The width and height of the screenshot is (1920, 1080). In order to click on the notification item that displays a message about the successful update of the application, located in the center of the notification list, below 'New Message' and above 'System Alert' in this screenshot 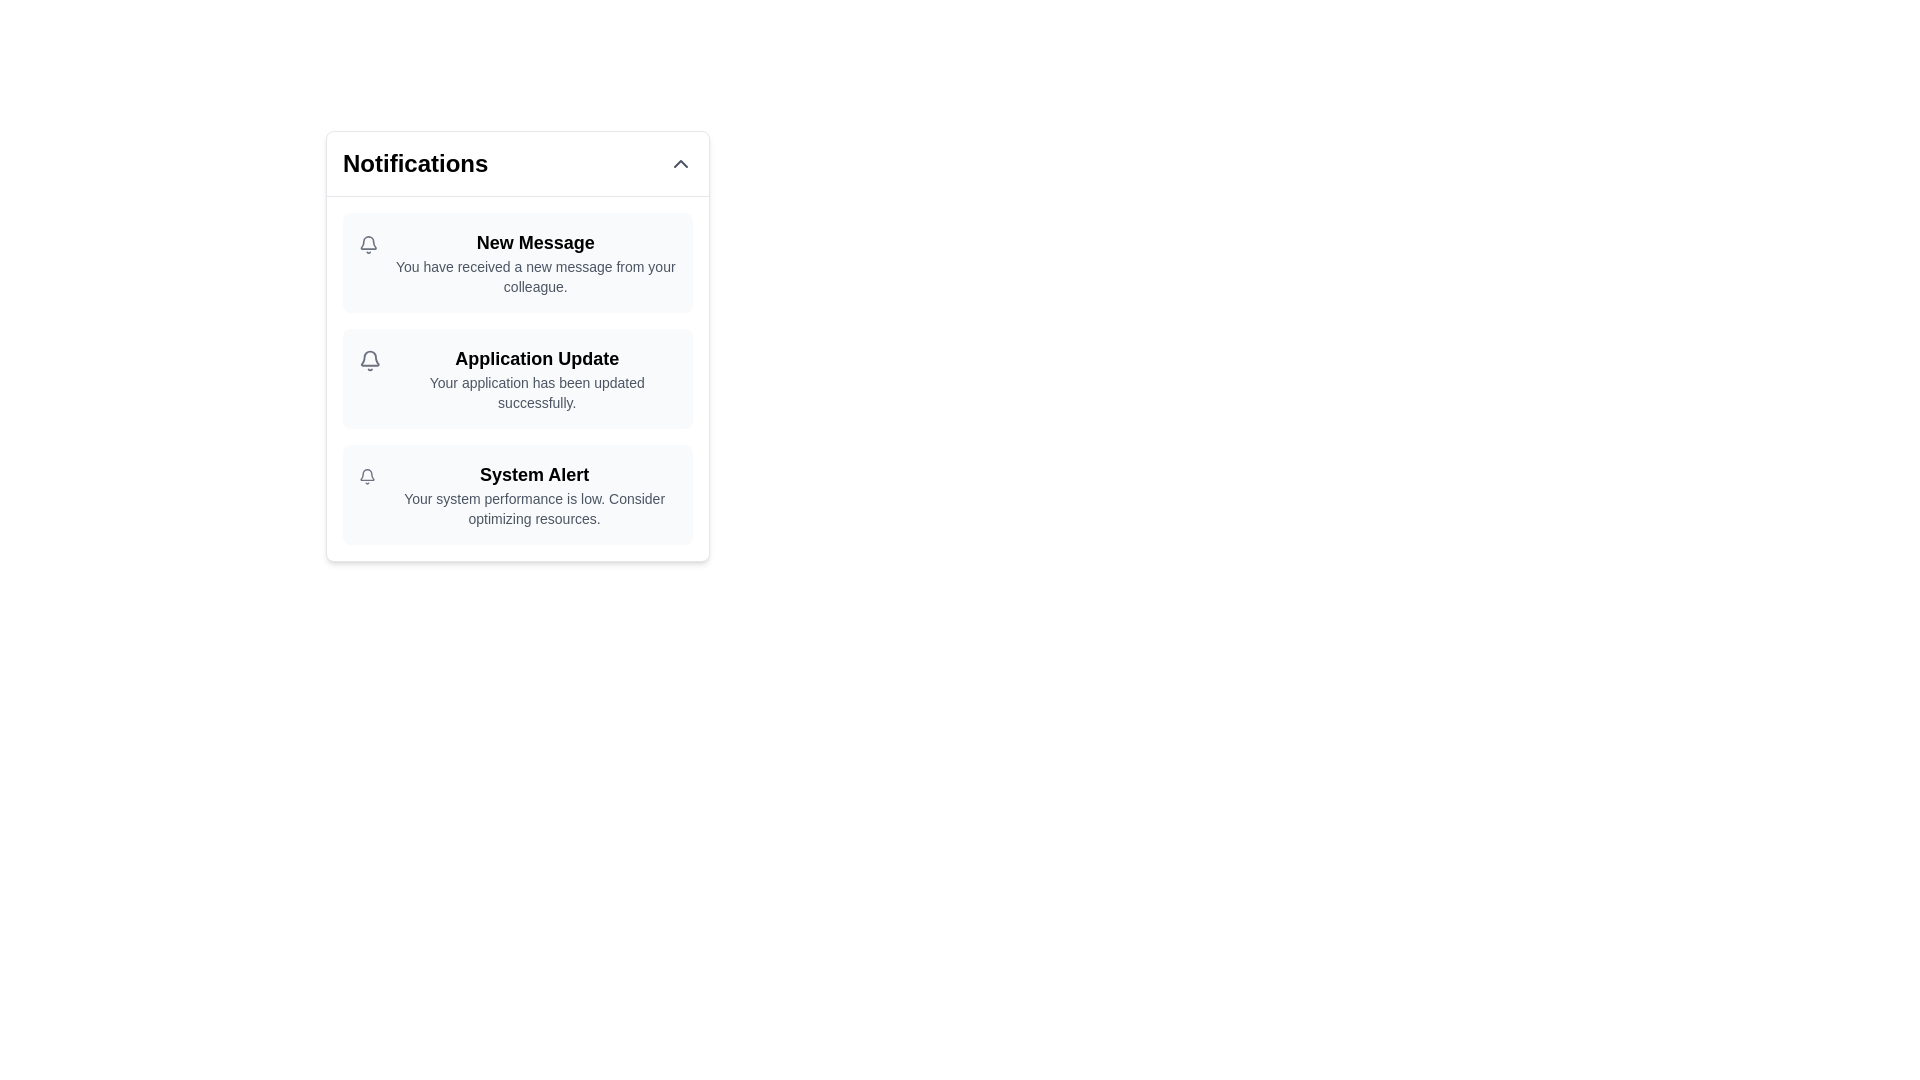, I will do `click(537, 378)`.